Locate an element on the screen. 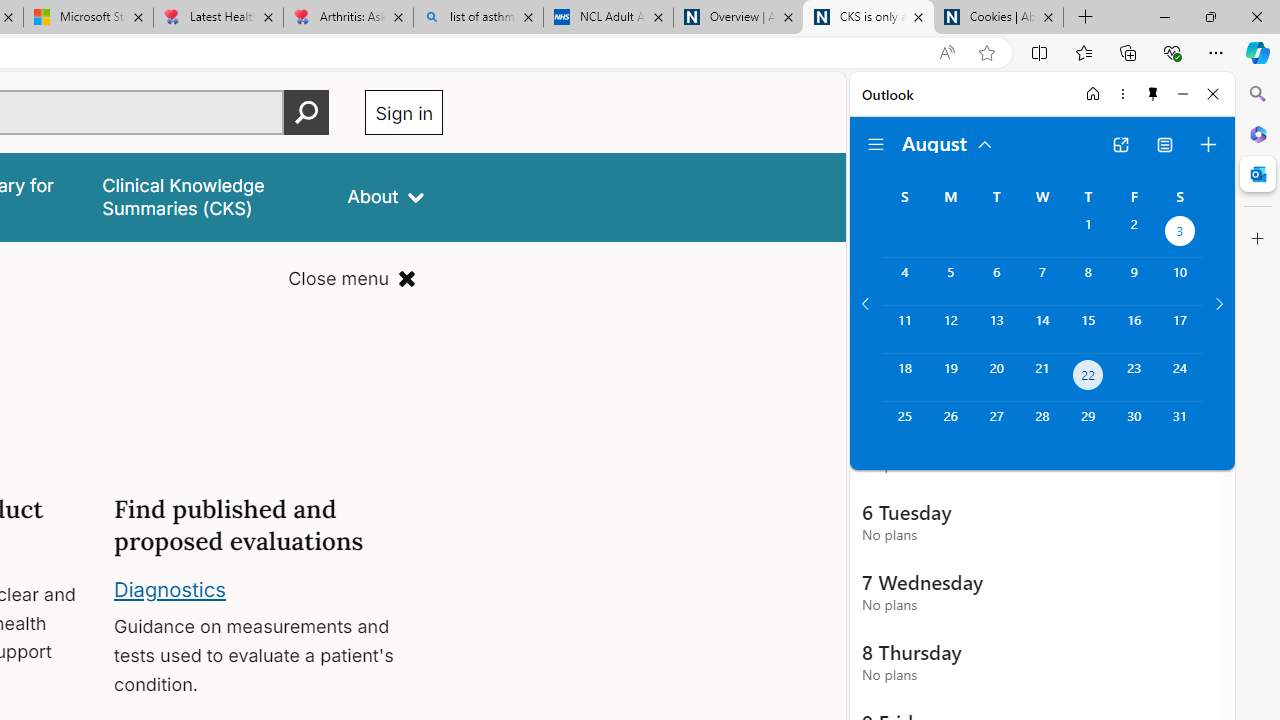 The height and width of the screenshot is (720, 1280). 'Saturday, August 10, 2024. ' is located at coordinates (1180, 281).